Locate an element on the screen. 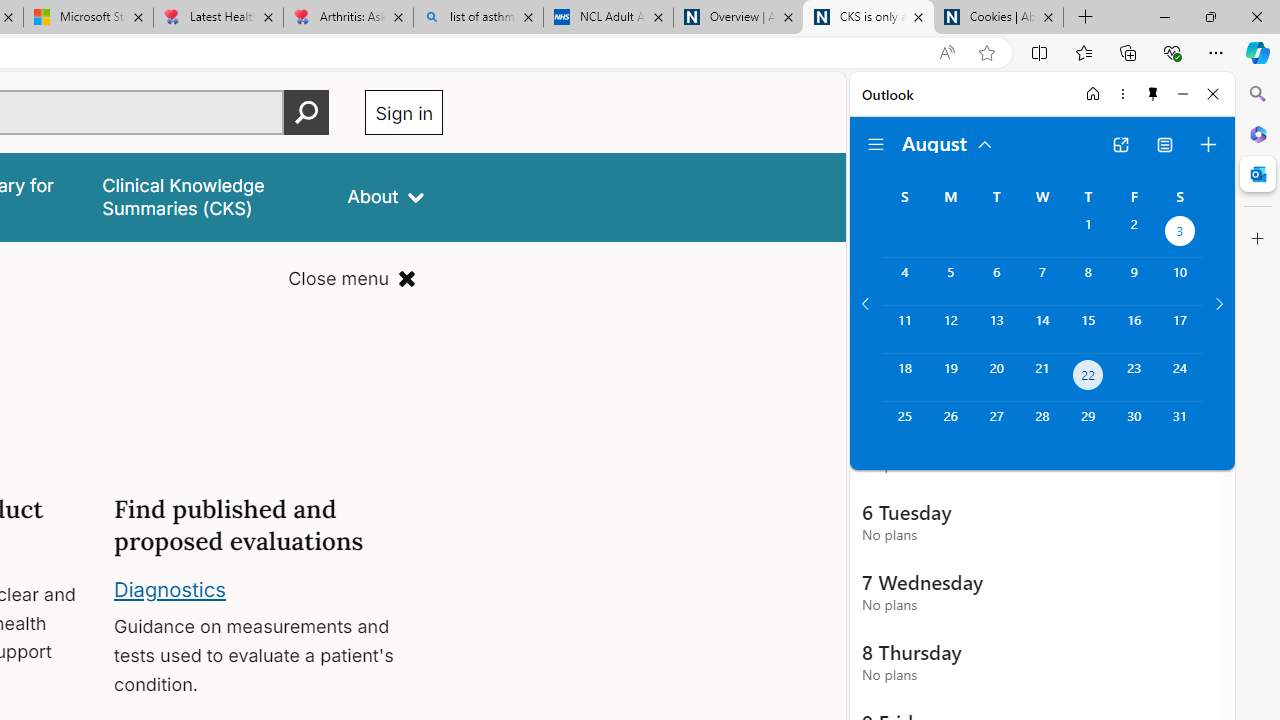 The height and width of the screenshot is (720, 1280). 'Saturday, August 10, 2024. ' is located at coordinates (1180, 281).